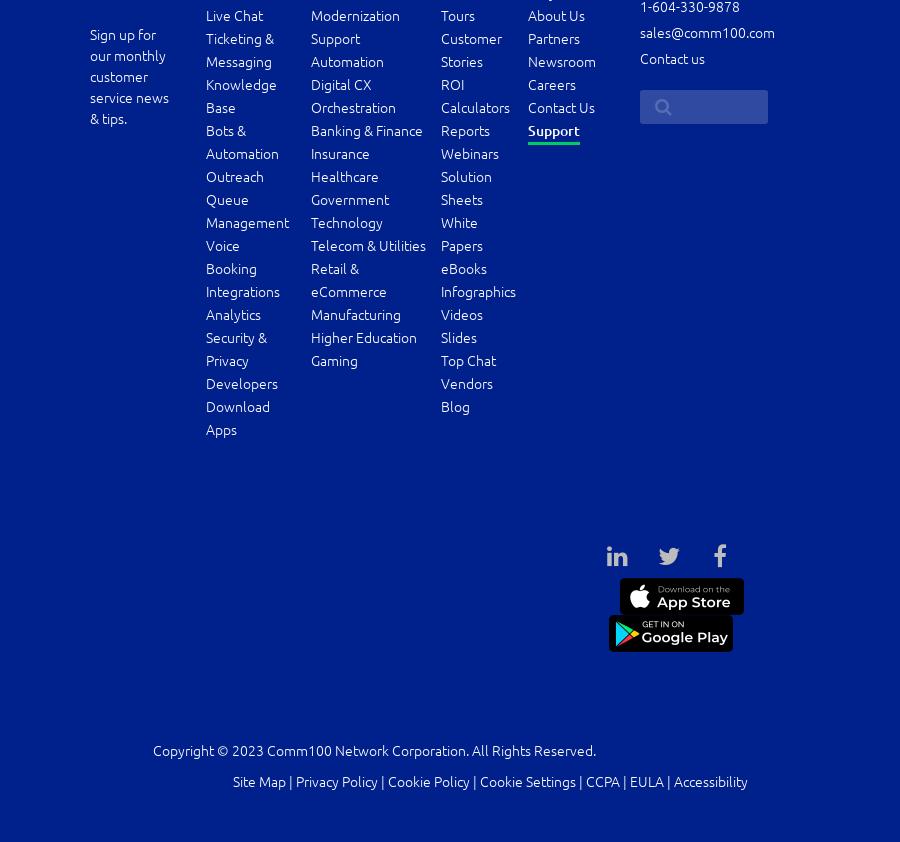 The width and height of the screenshot is (900, 842). What do you see at coordinates (709, 781) in the screenshot?
I see `'Accessibility'` at bounding box center [709, 781].